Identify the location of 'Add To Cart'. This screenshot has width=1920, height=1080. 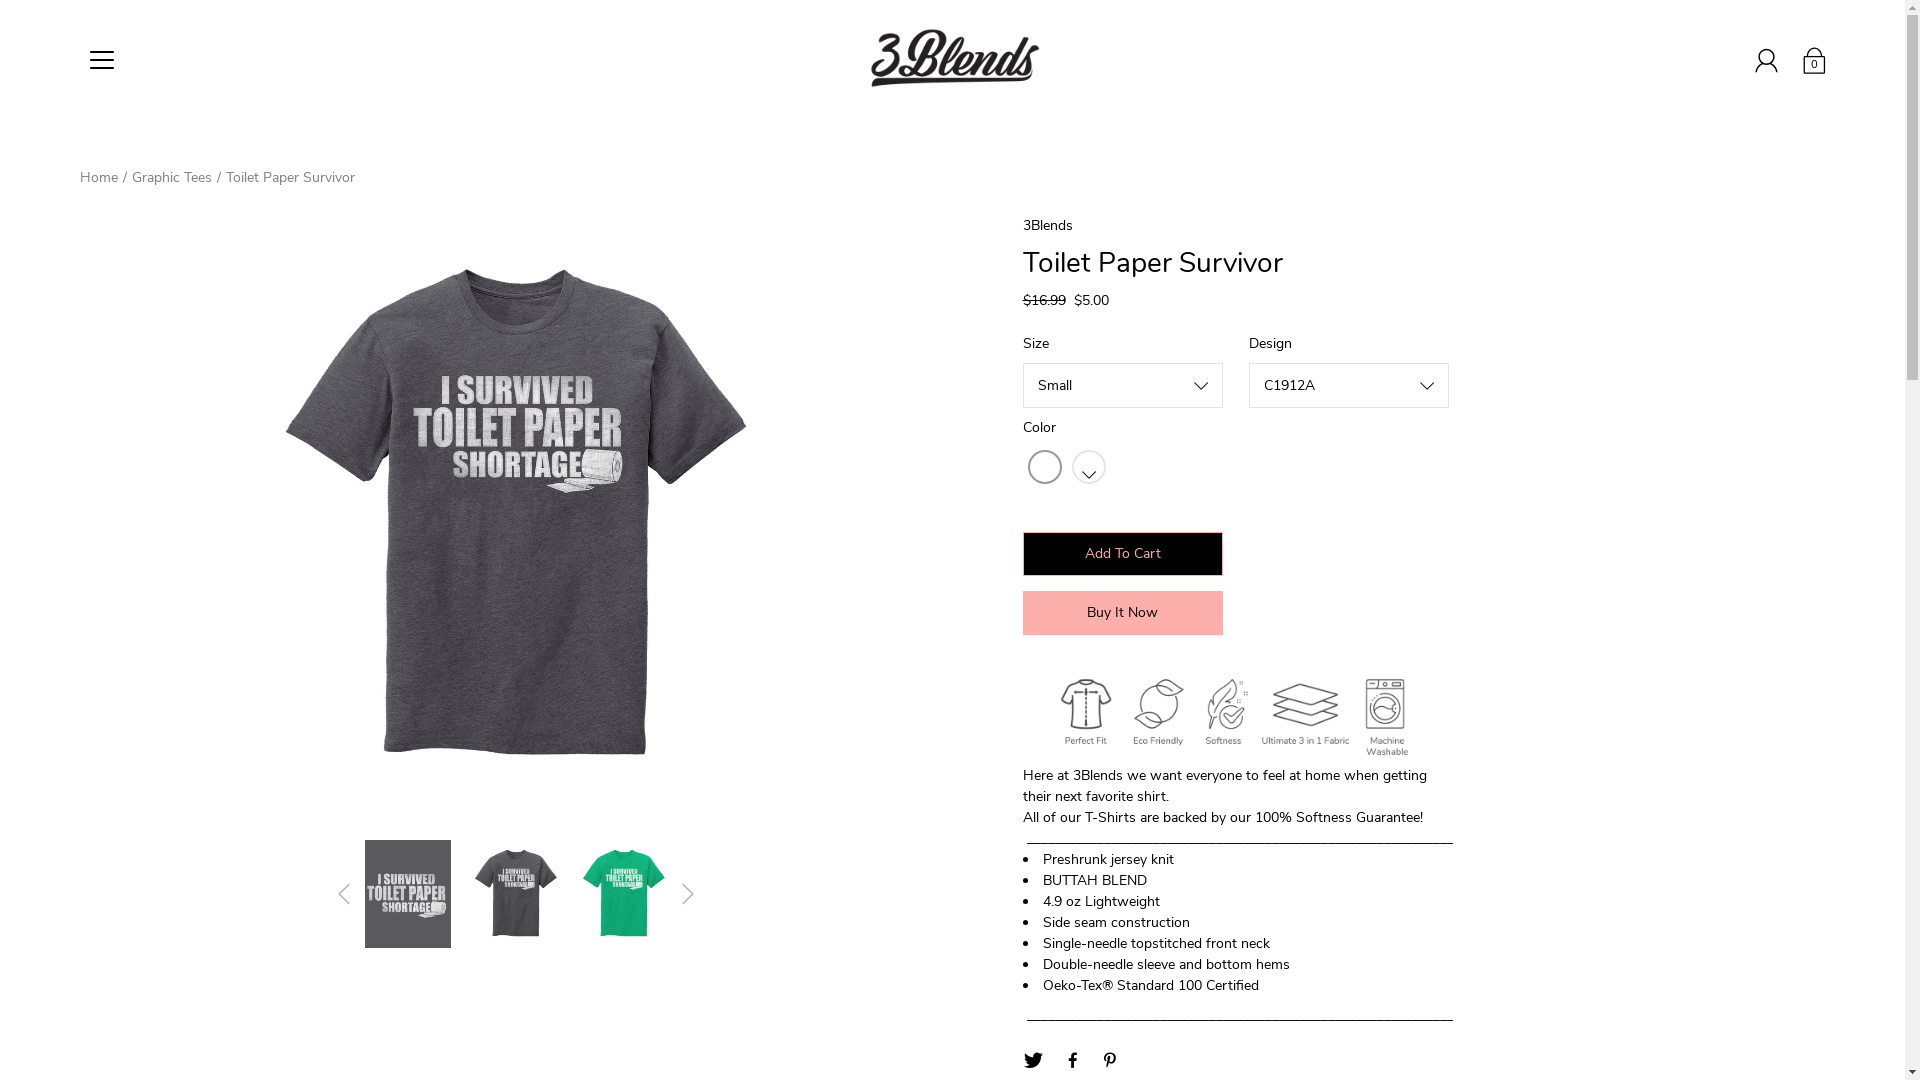
(1122, 554).